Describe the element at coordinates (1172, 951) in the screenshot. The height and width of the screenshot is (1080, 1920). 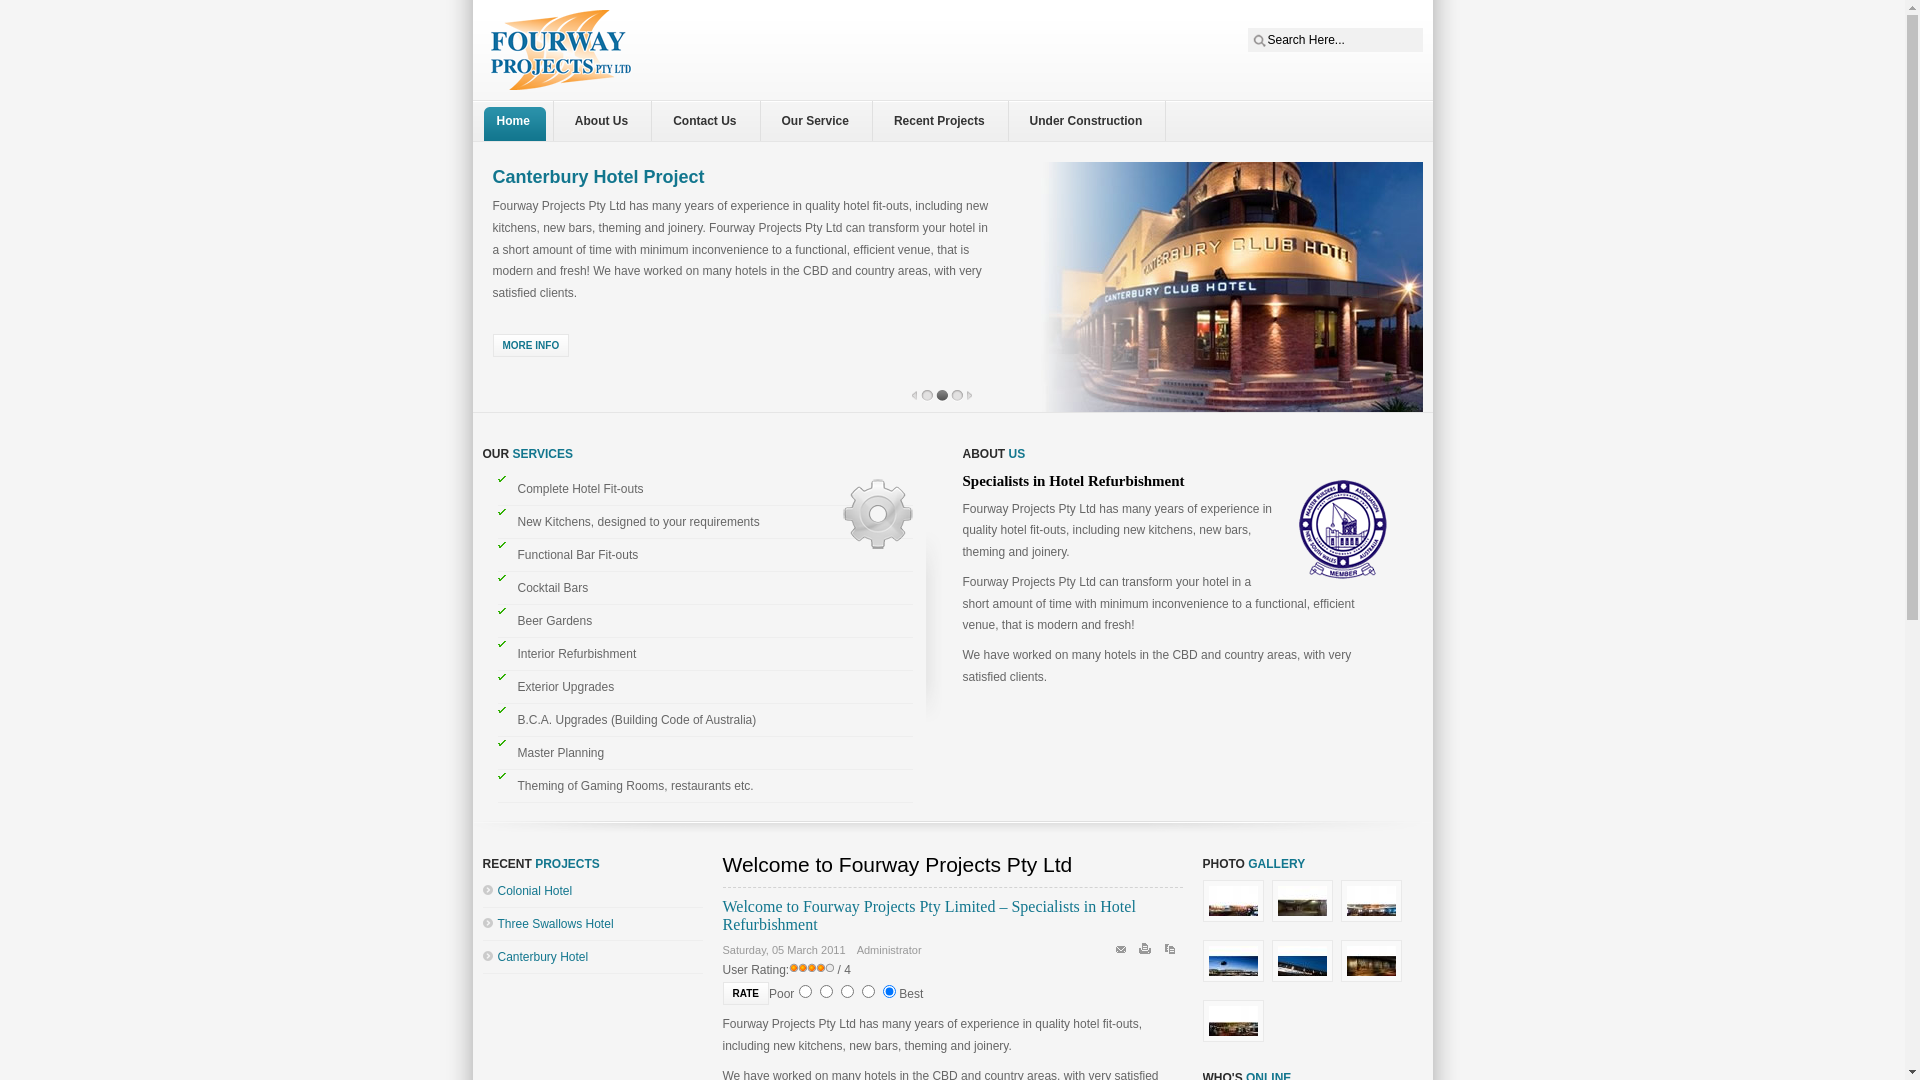
I see `'PDF'` at that location.